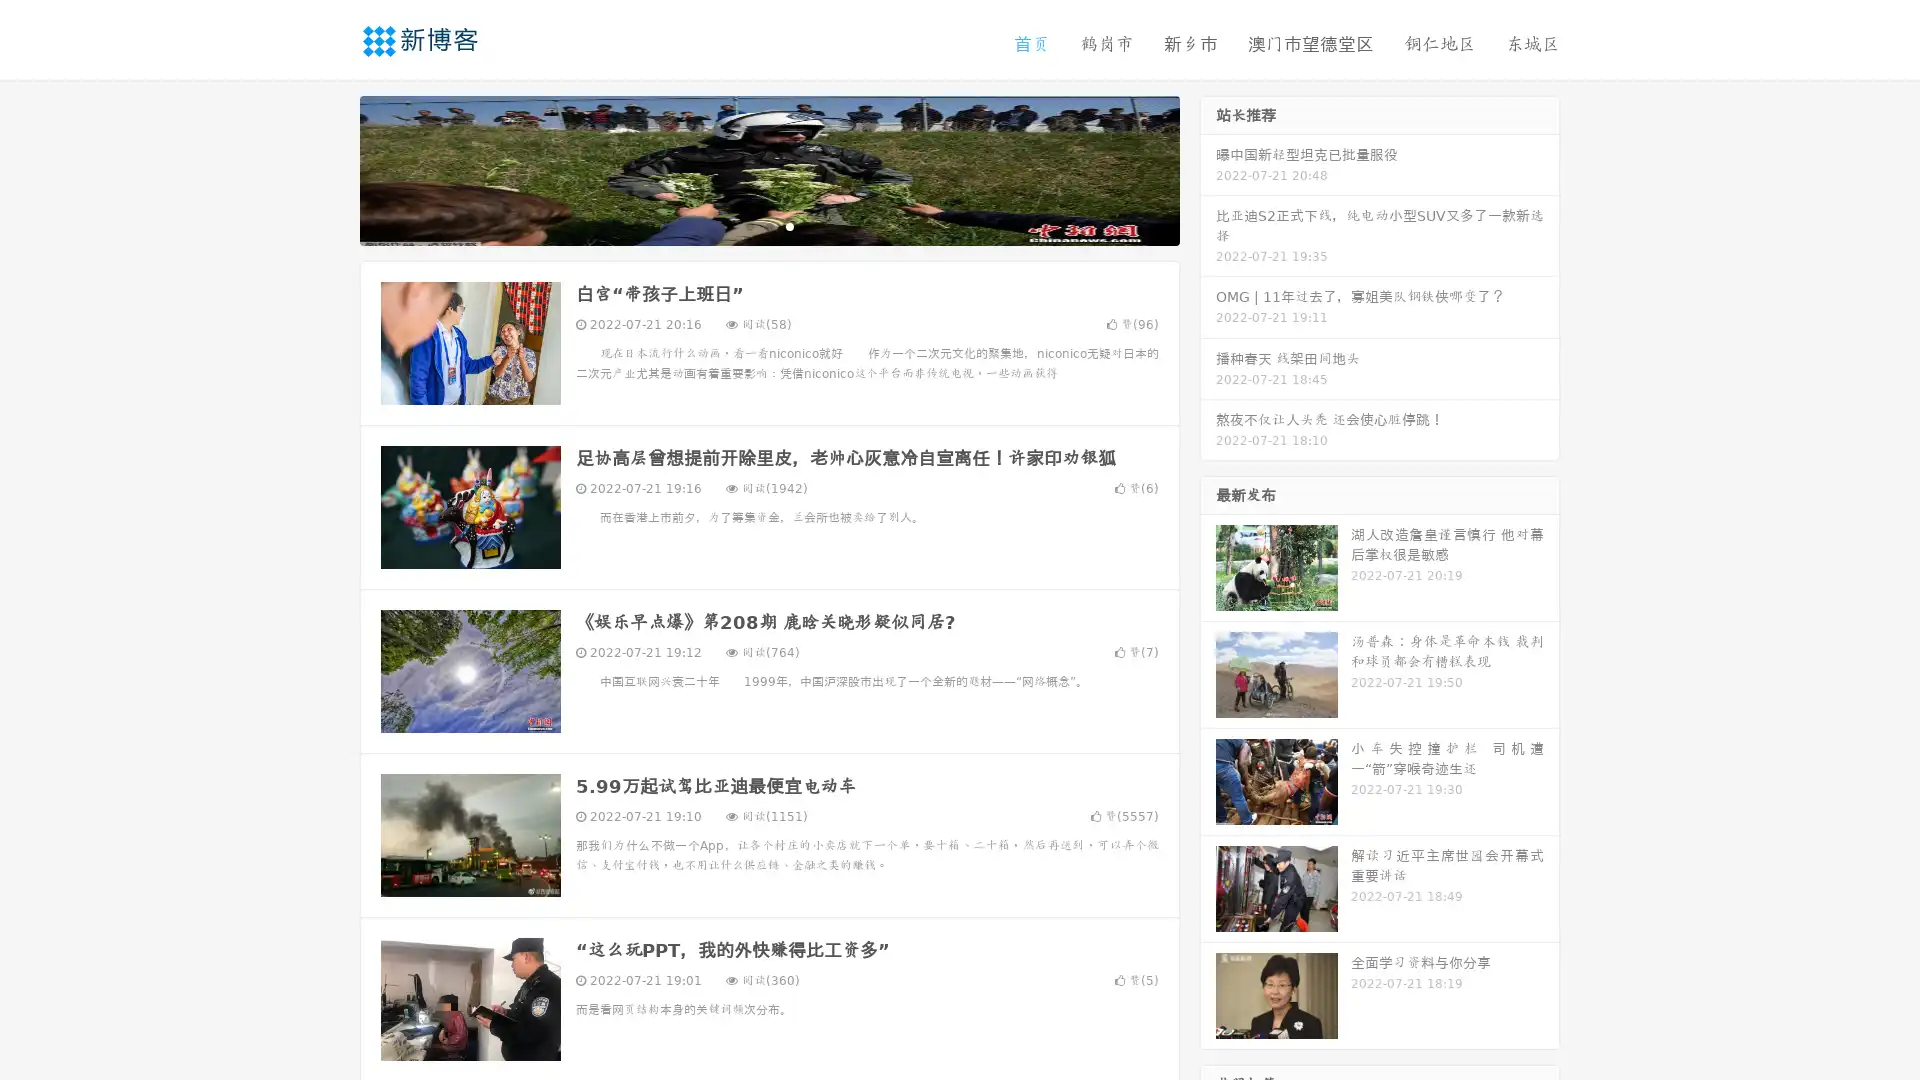 The height and width of the screenshot is (1080, 1920). What do you see at coordinates (748, 225) in the screenshot?
I see `Go to slide 1` at bounding box center [748, 225].